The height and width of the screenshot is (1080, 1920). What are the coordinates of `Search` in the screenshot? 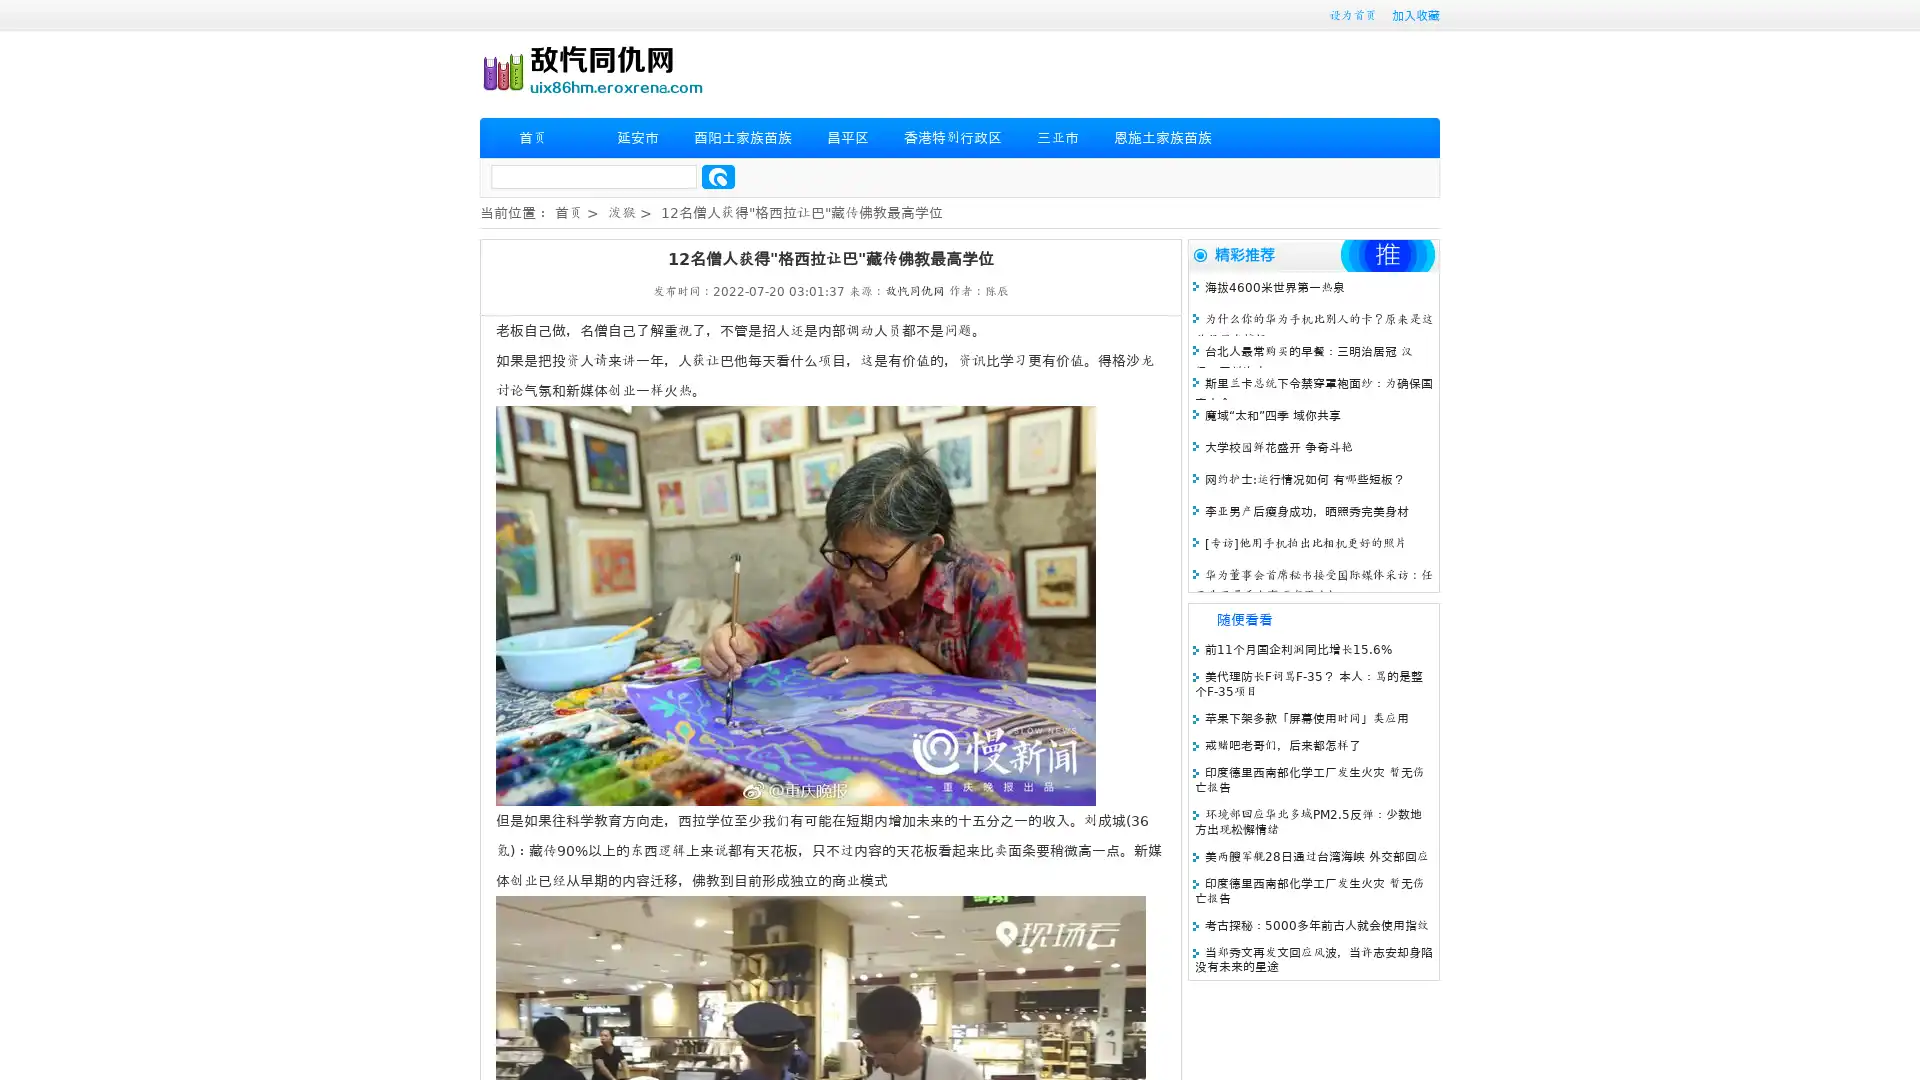 It's located at (718, 176).